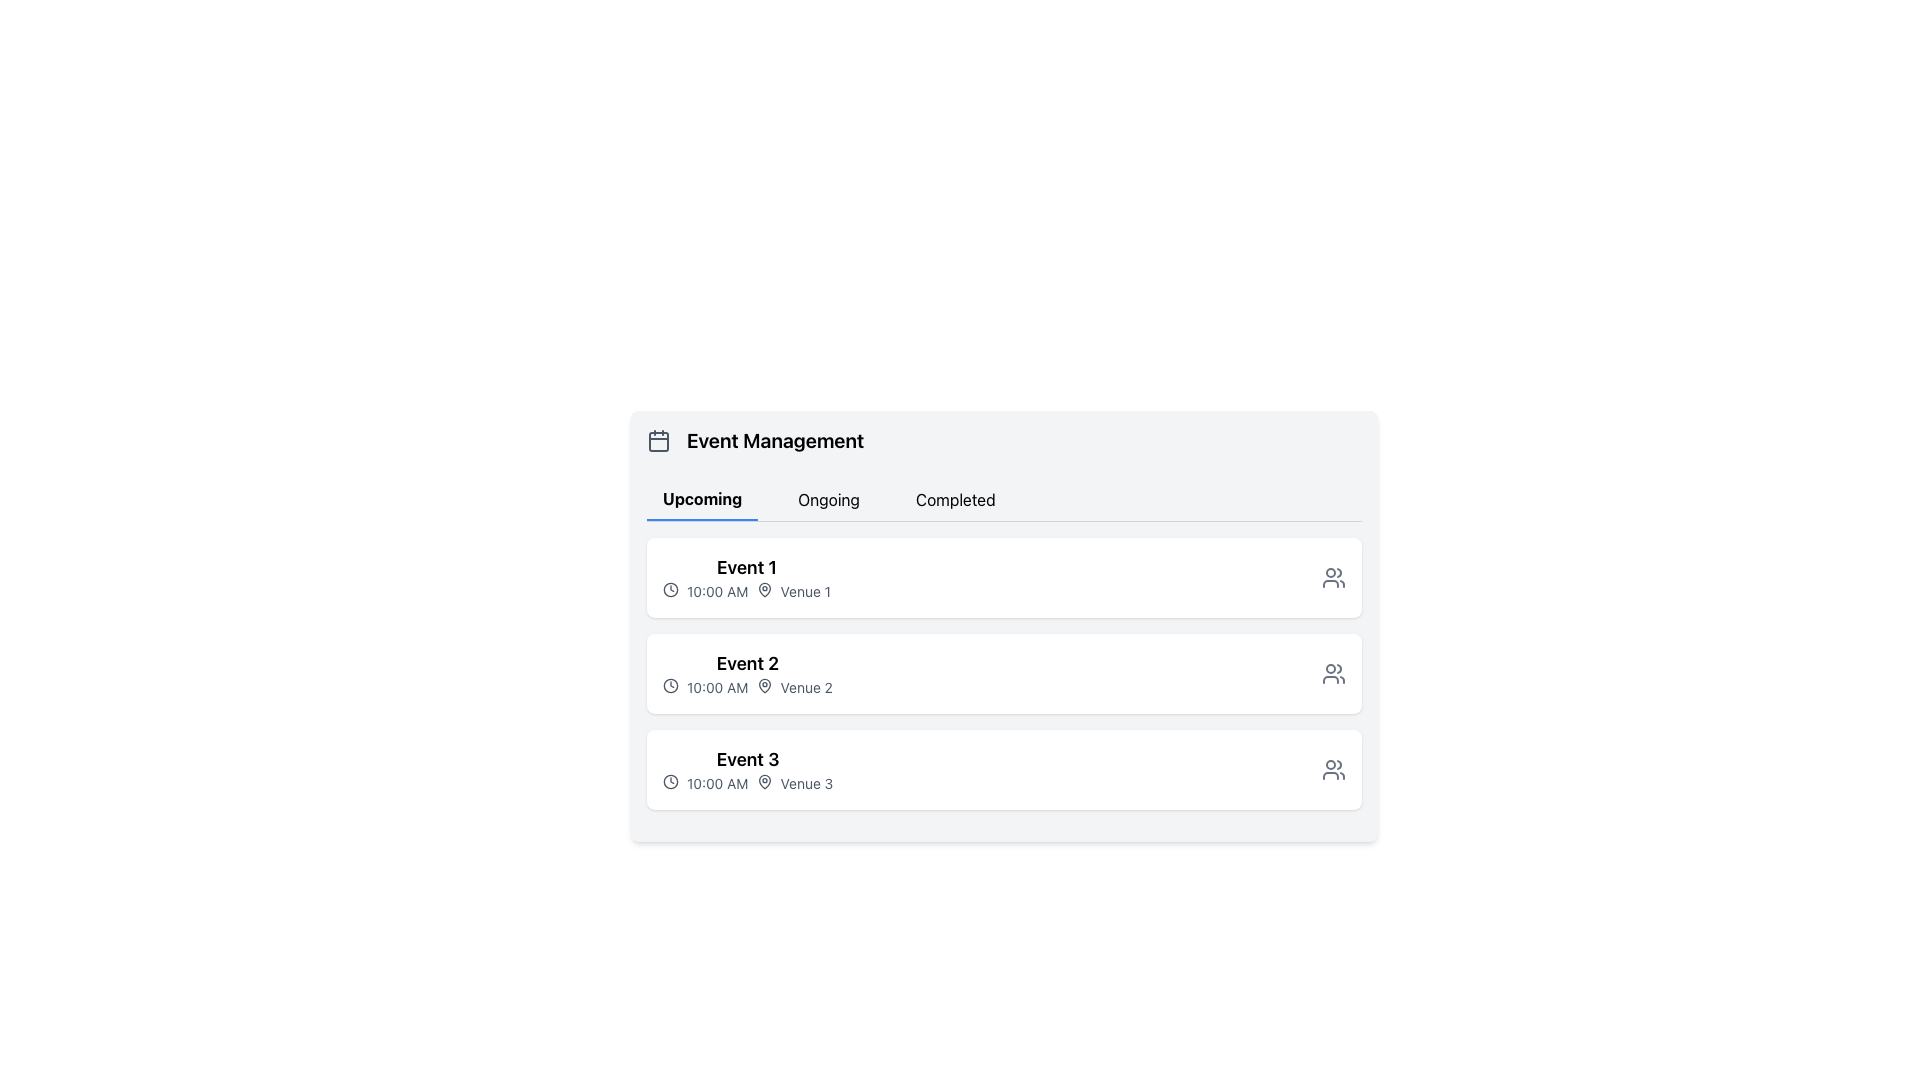 This screenshot has width=1920, height=1080. Describe the element at coordinates (671, 589) in the screenshot. I see `the SVG circle within the clock icon that visually indicates time-related information for 'Event 1' in the 'Upcoming' section` at that location.